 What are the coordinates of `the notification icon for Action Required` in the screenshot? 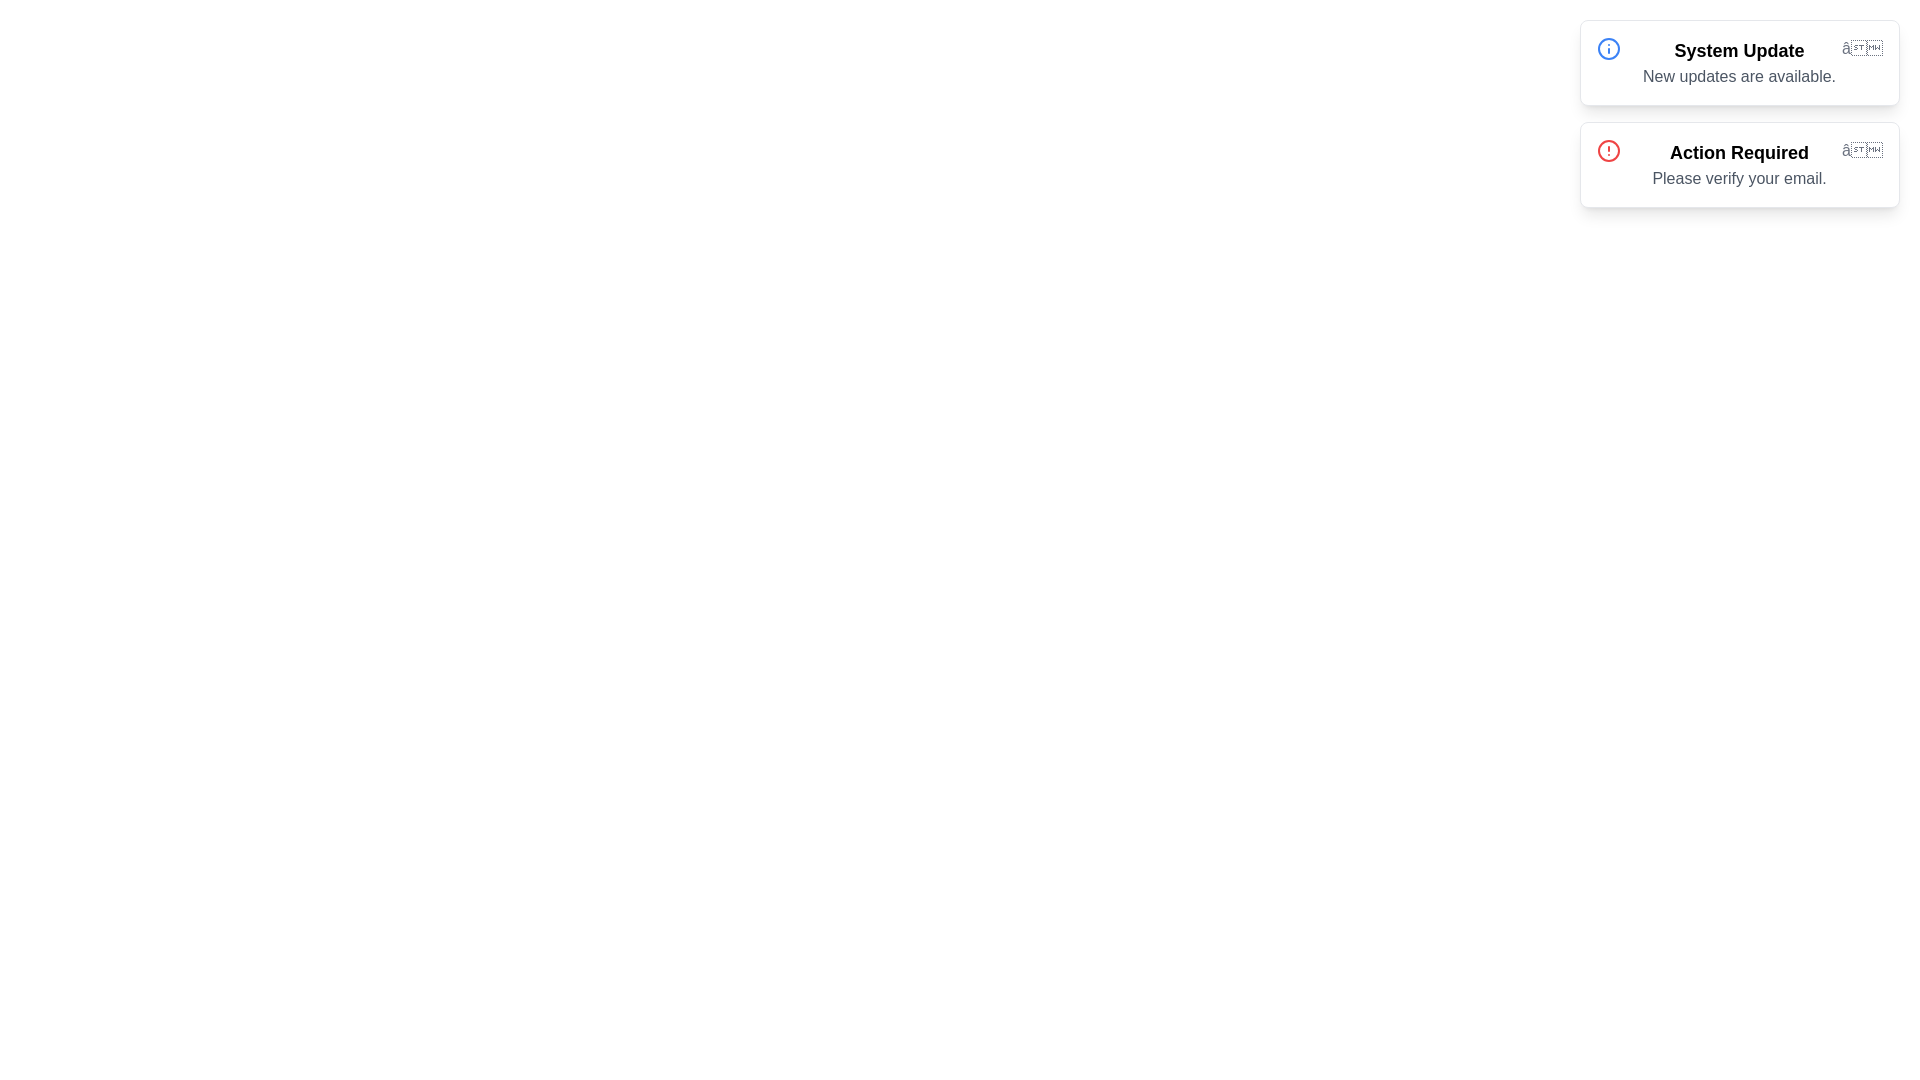 It's located at (1861, 149).